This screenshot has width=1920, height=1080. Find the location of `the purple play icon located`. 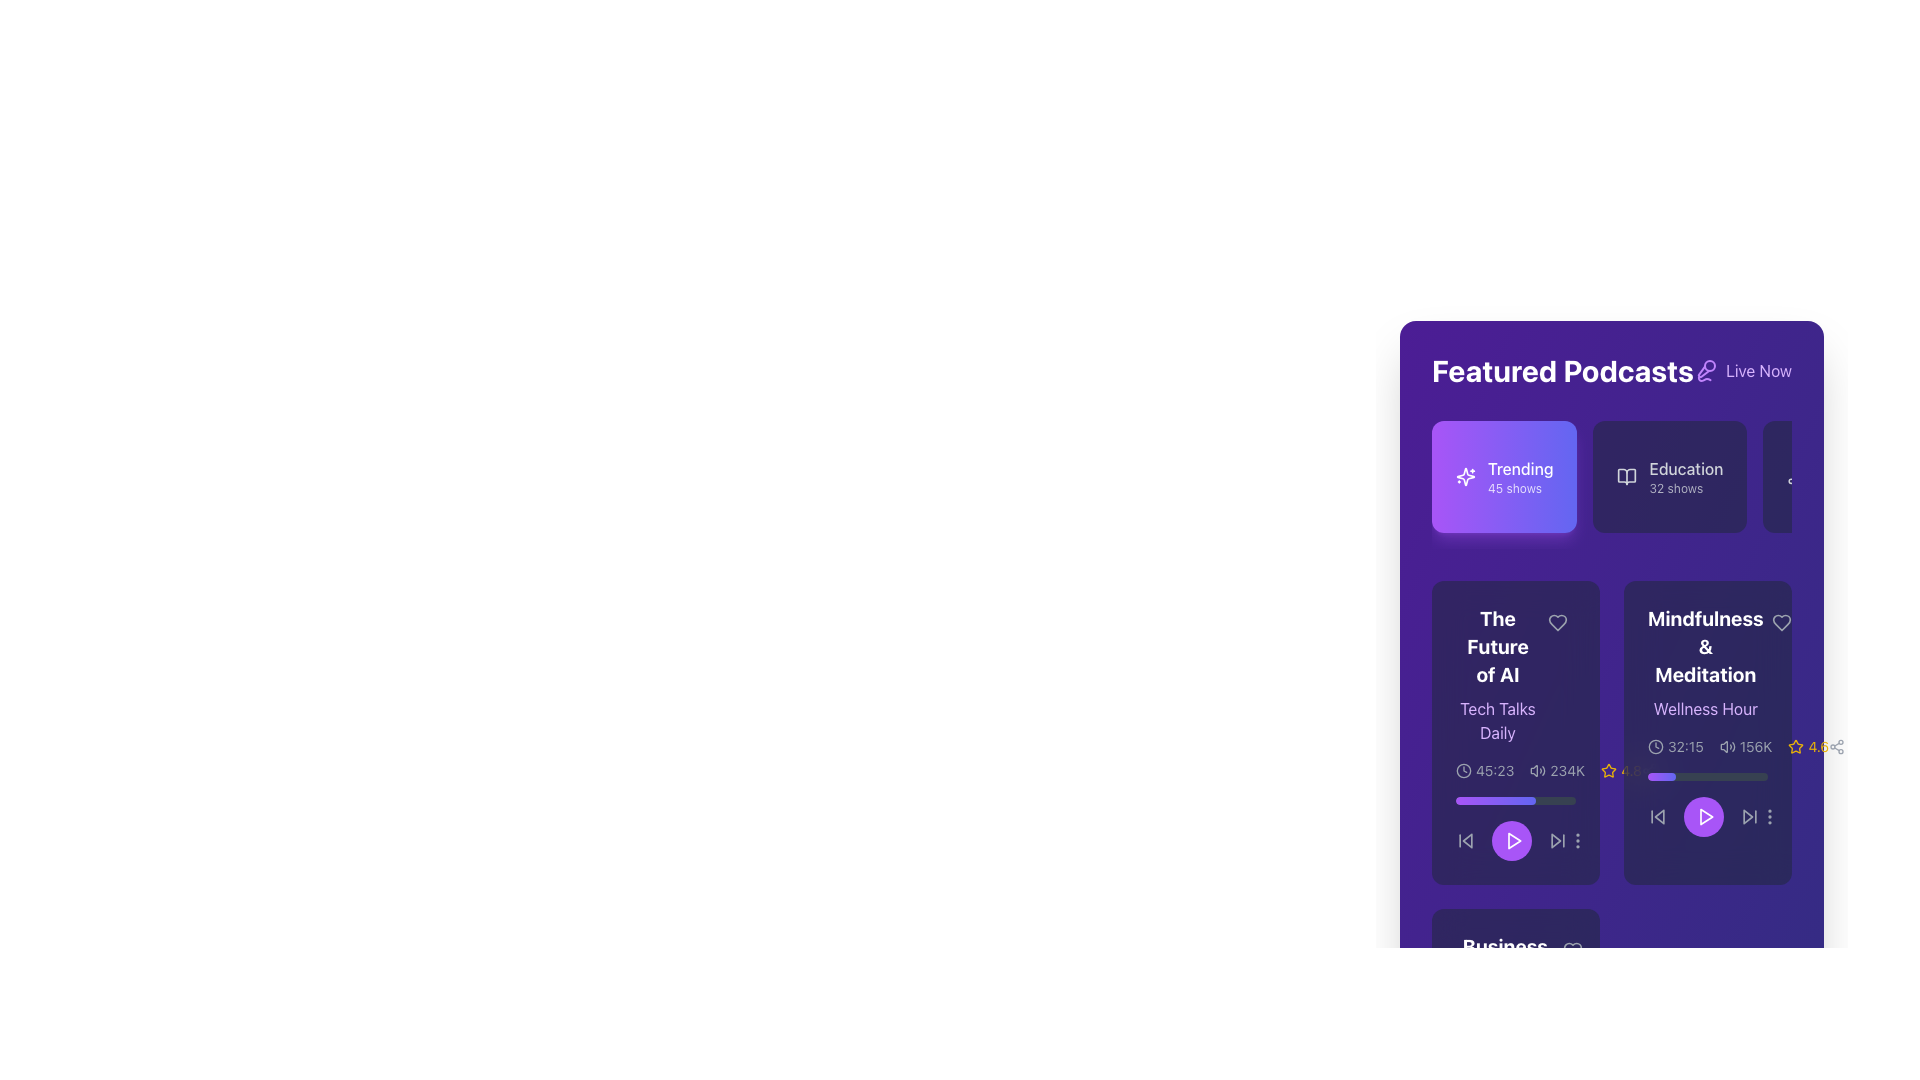

the purple play icon located is located at coordinates (1705, 817).